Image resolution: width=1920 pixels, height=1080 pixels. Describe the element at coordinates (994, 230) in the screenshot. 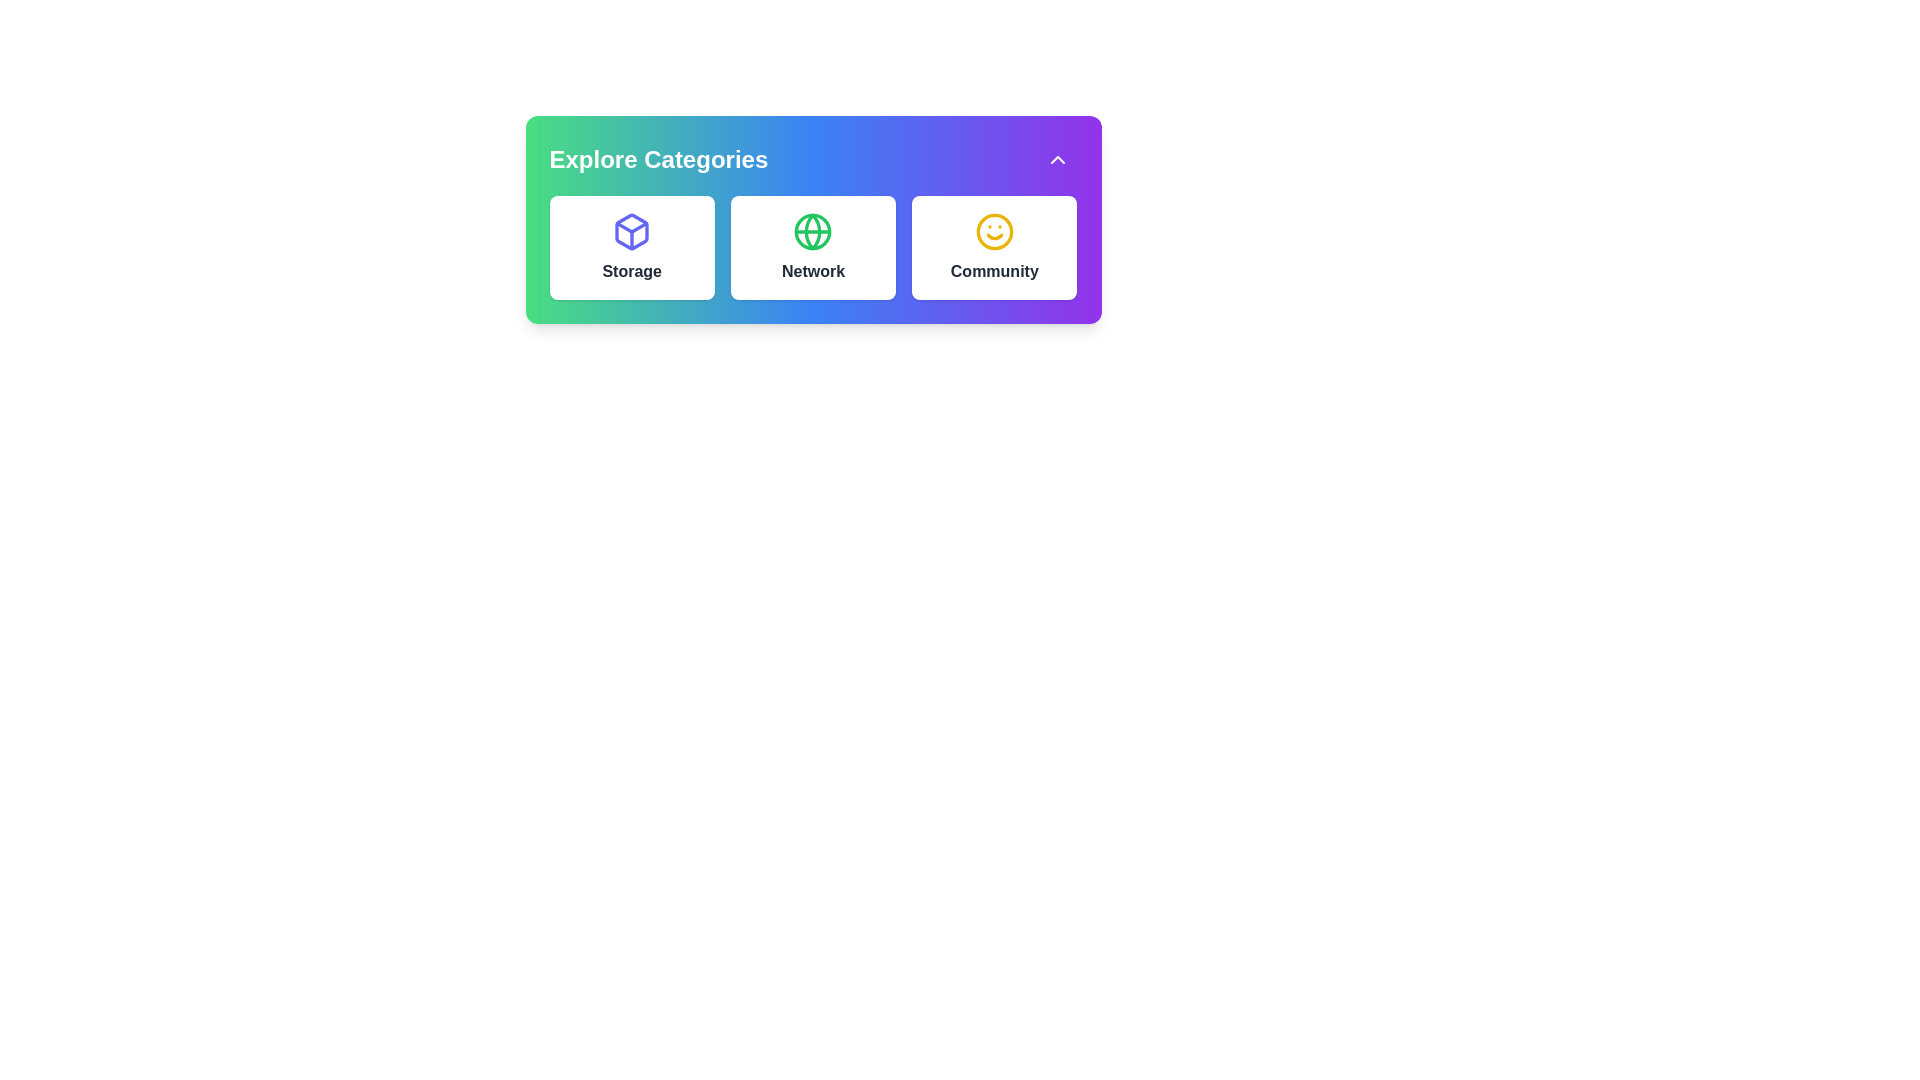

I see `the 'Community' icon located in the fourth button area of the purple-gradient card labeled 'Explore Categories'` at that location.